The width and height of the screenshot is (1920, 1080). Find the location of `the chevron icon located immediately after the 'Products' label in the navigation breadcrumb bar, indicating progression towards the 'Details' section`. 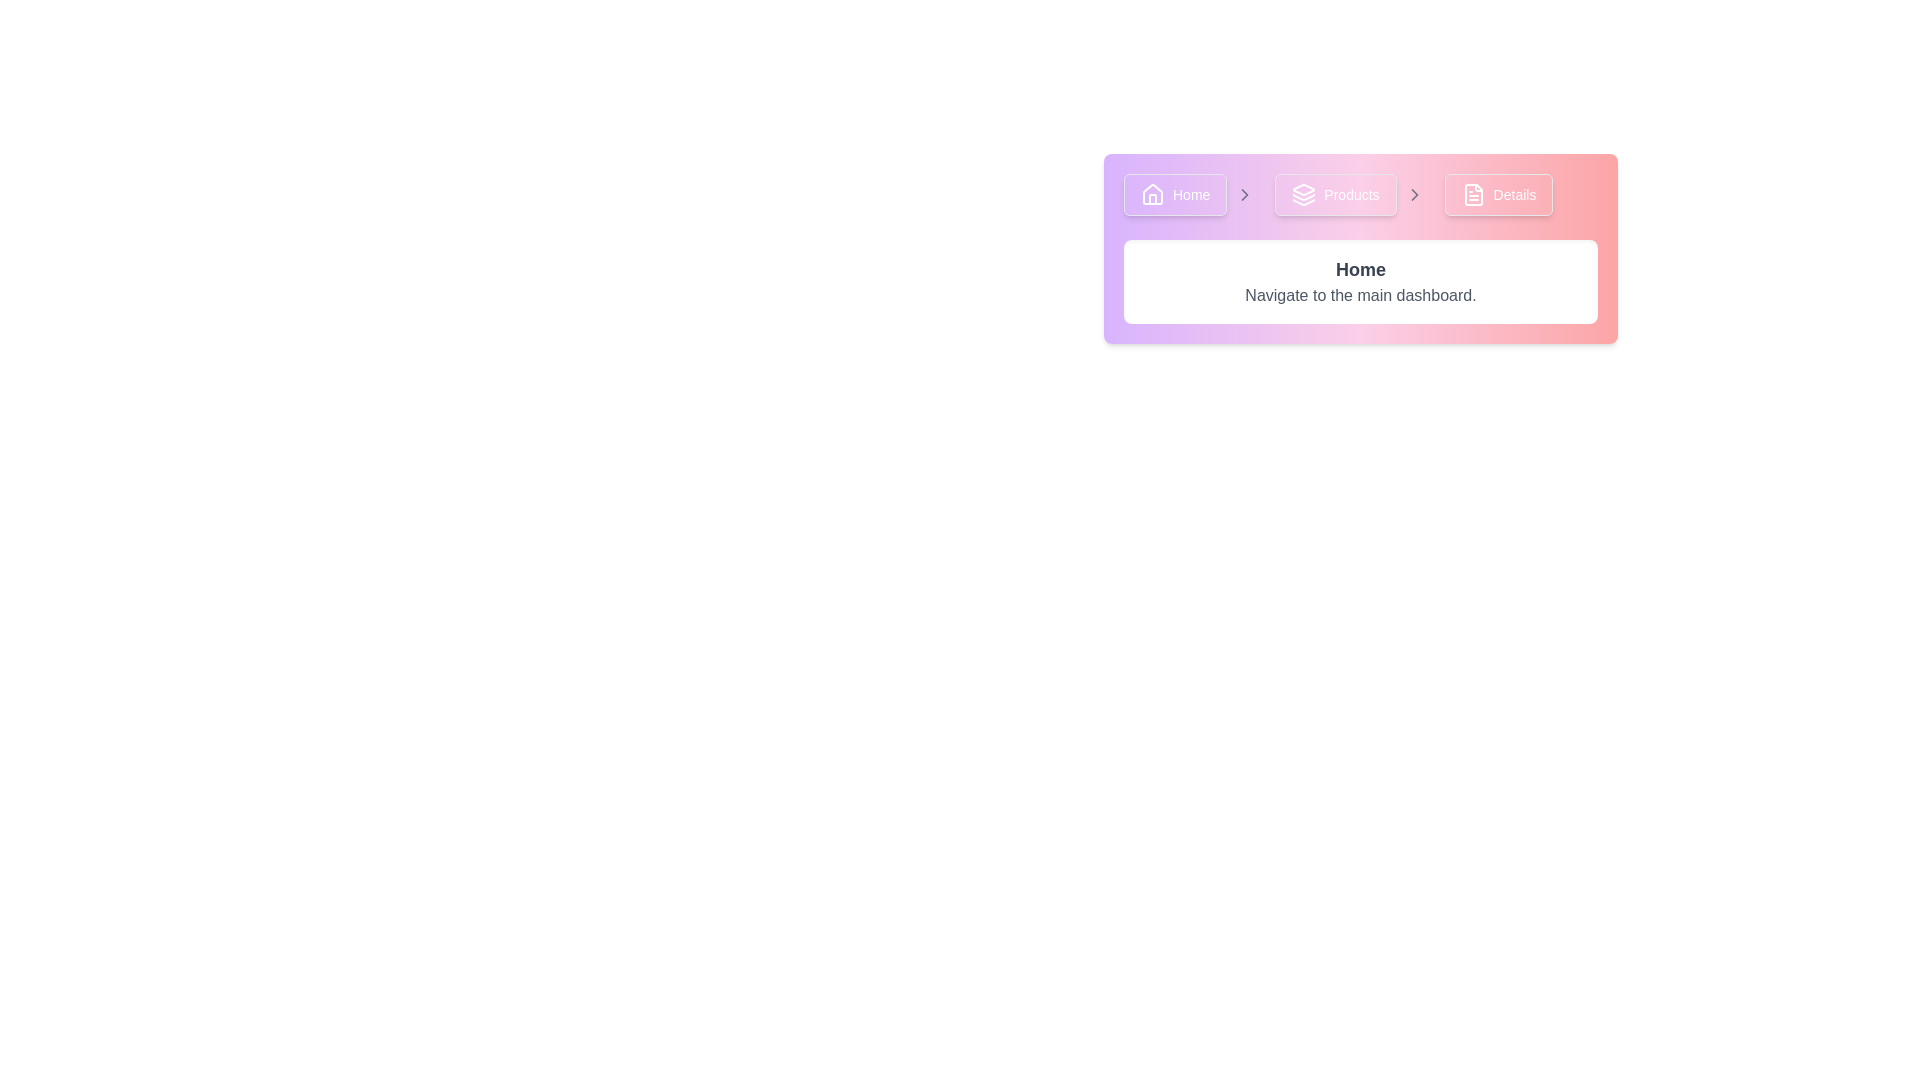

the chevron icon located immediately after the 'Products' label in the navigation breadcrumb bar, indicating progression towards the 'Details' section is located at coordinates (1413, 195).